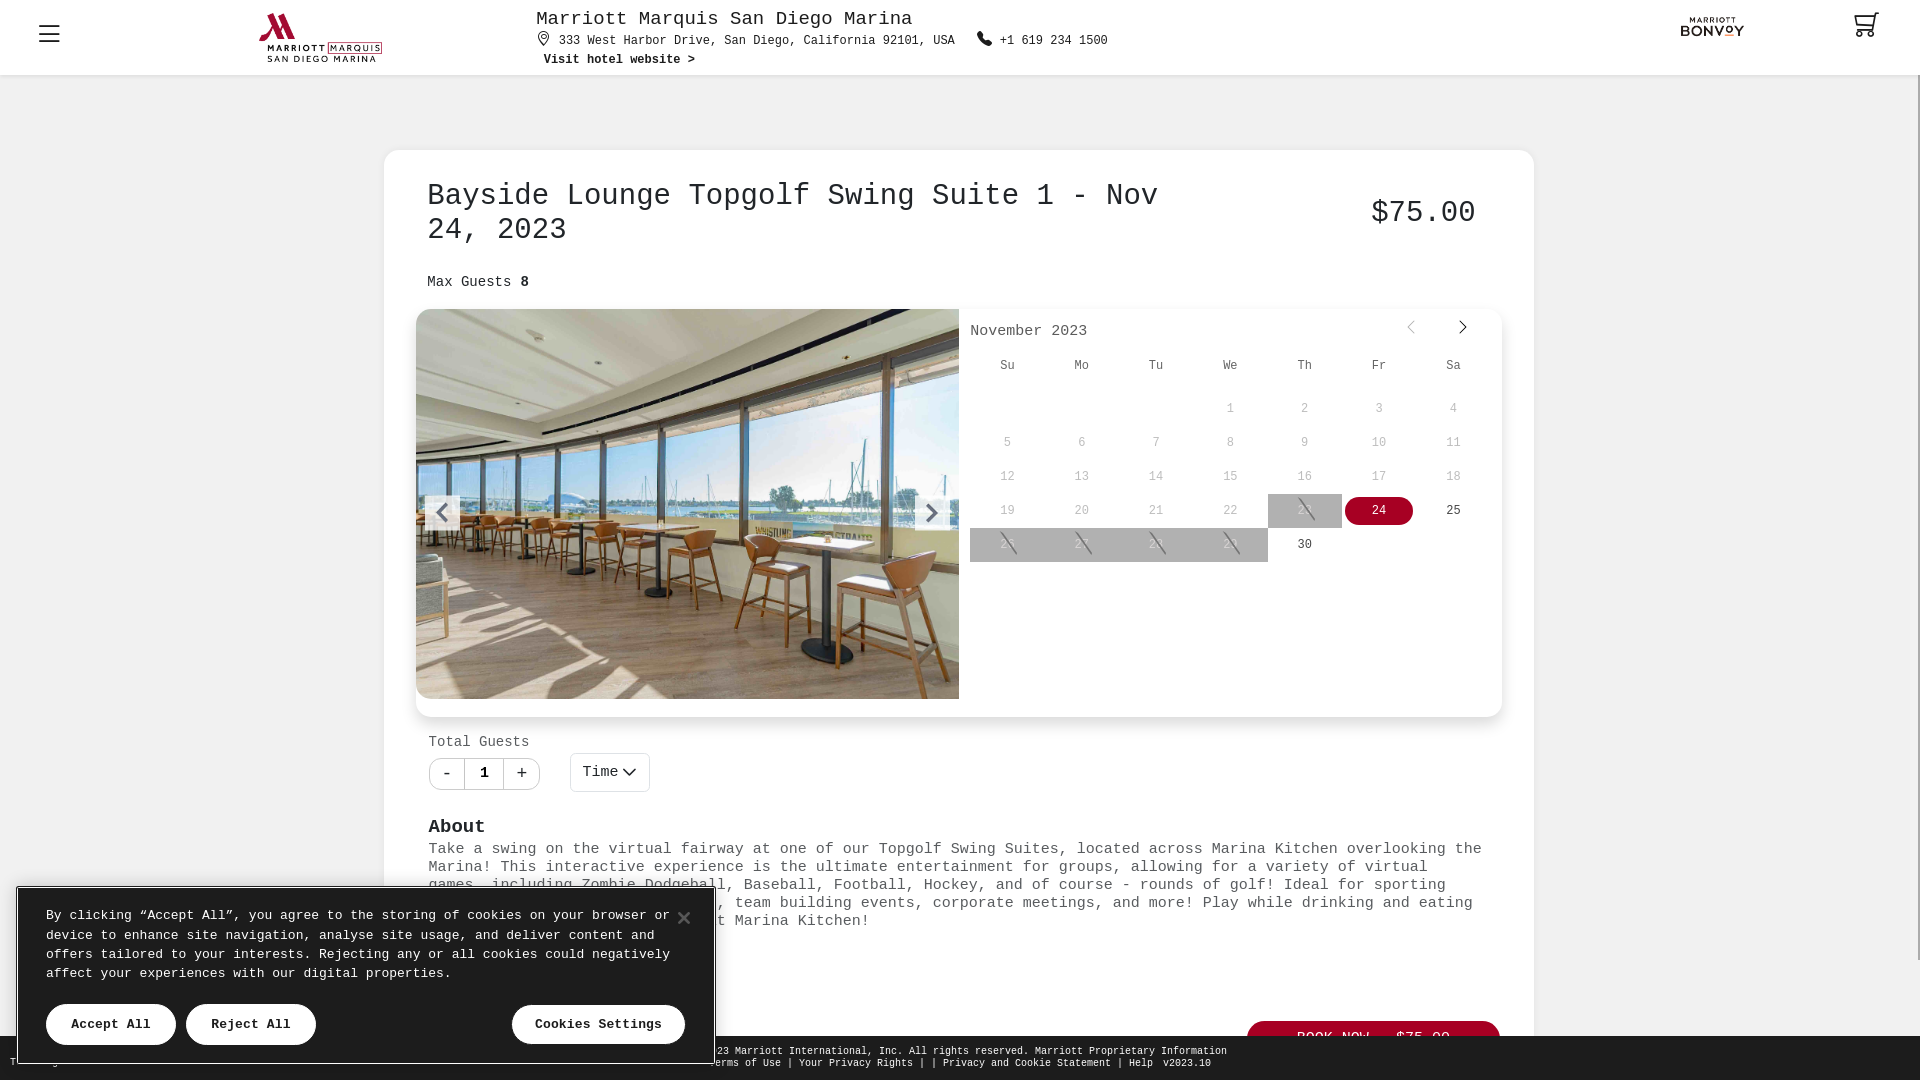 This screenshot has width=1920, height=1080. What do you see at coordinates (1141, 1062) in the screenshot?
I see `'Help'` at bounding box center [1141, 1062].